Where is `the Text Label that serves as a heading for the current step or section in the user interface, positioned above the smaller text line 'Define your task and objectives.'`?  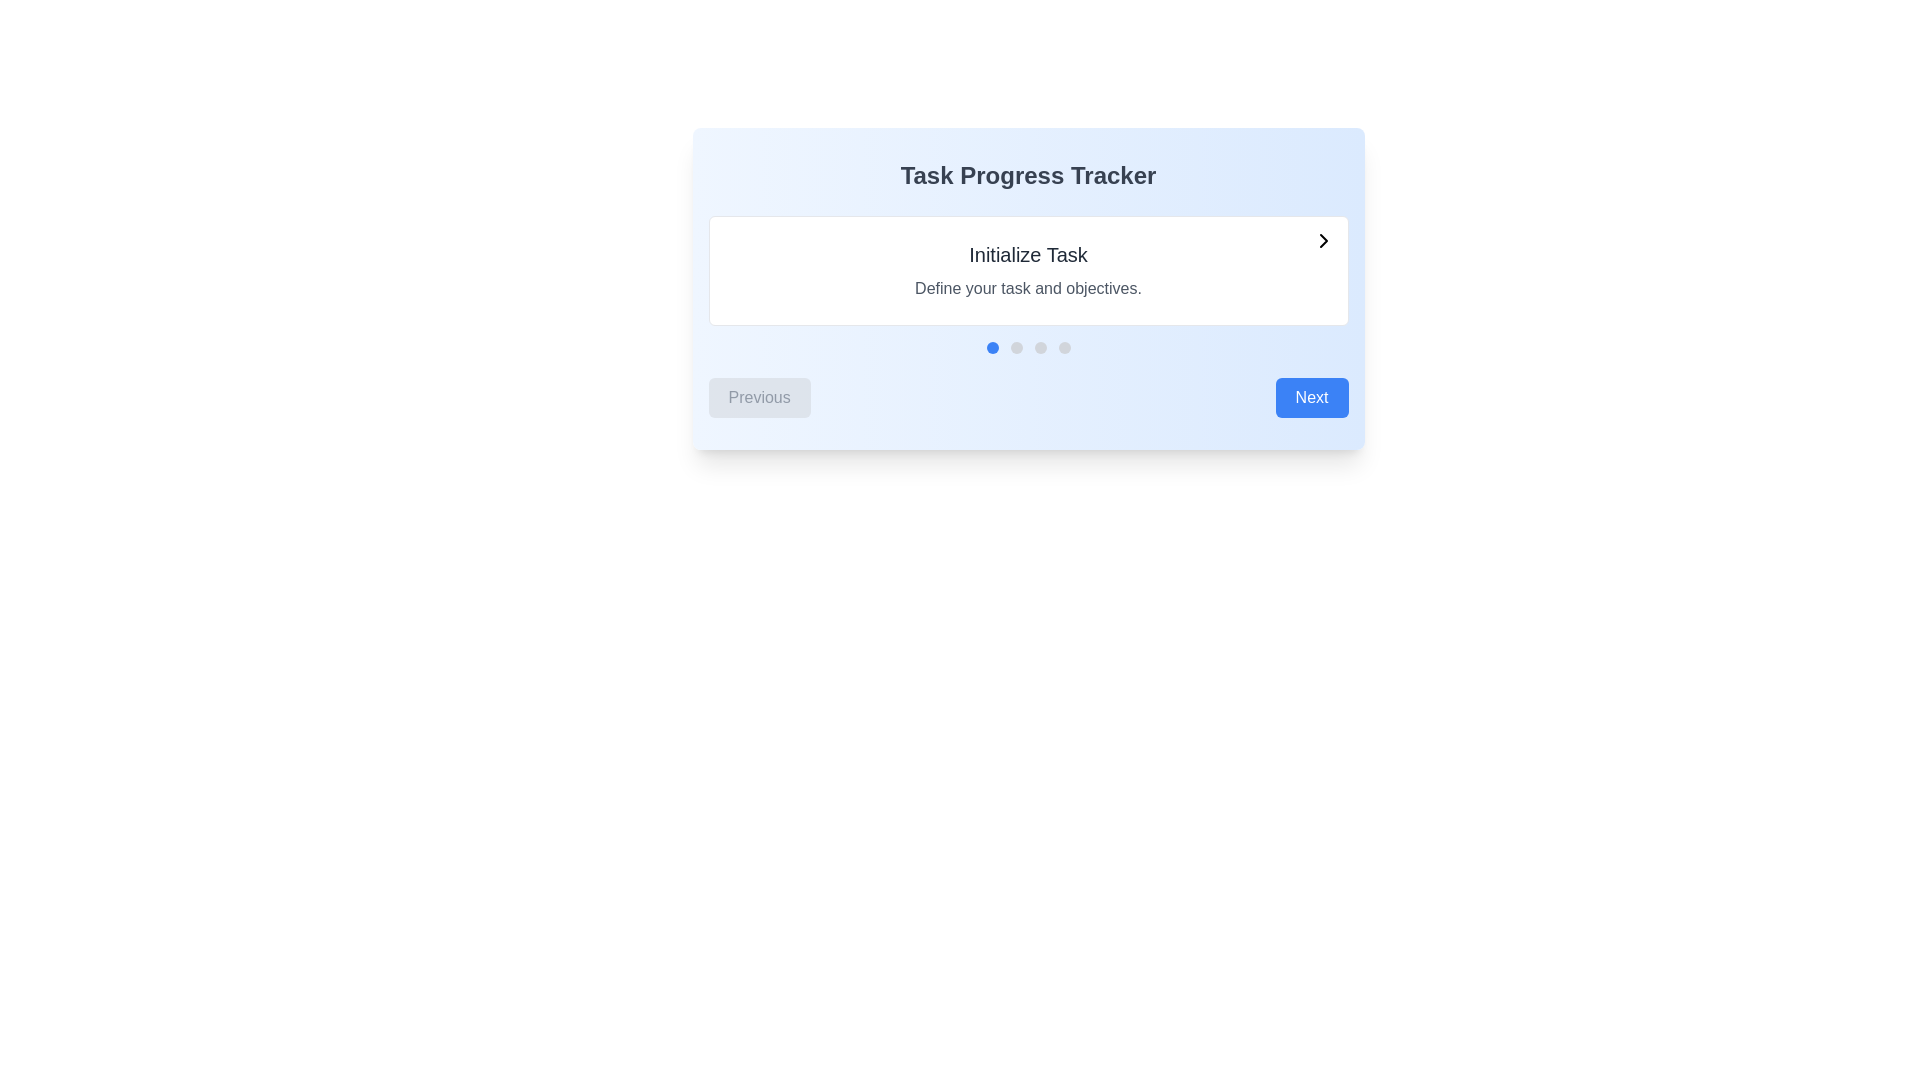 the Text Label that serves as a heading for the current step or section in the user interface, positioned above the smaller text line 'Define your task and objectives.' is located at coordinates (1028, 253).